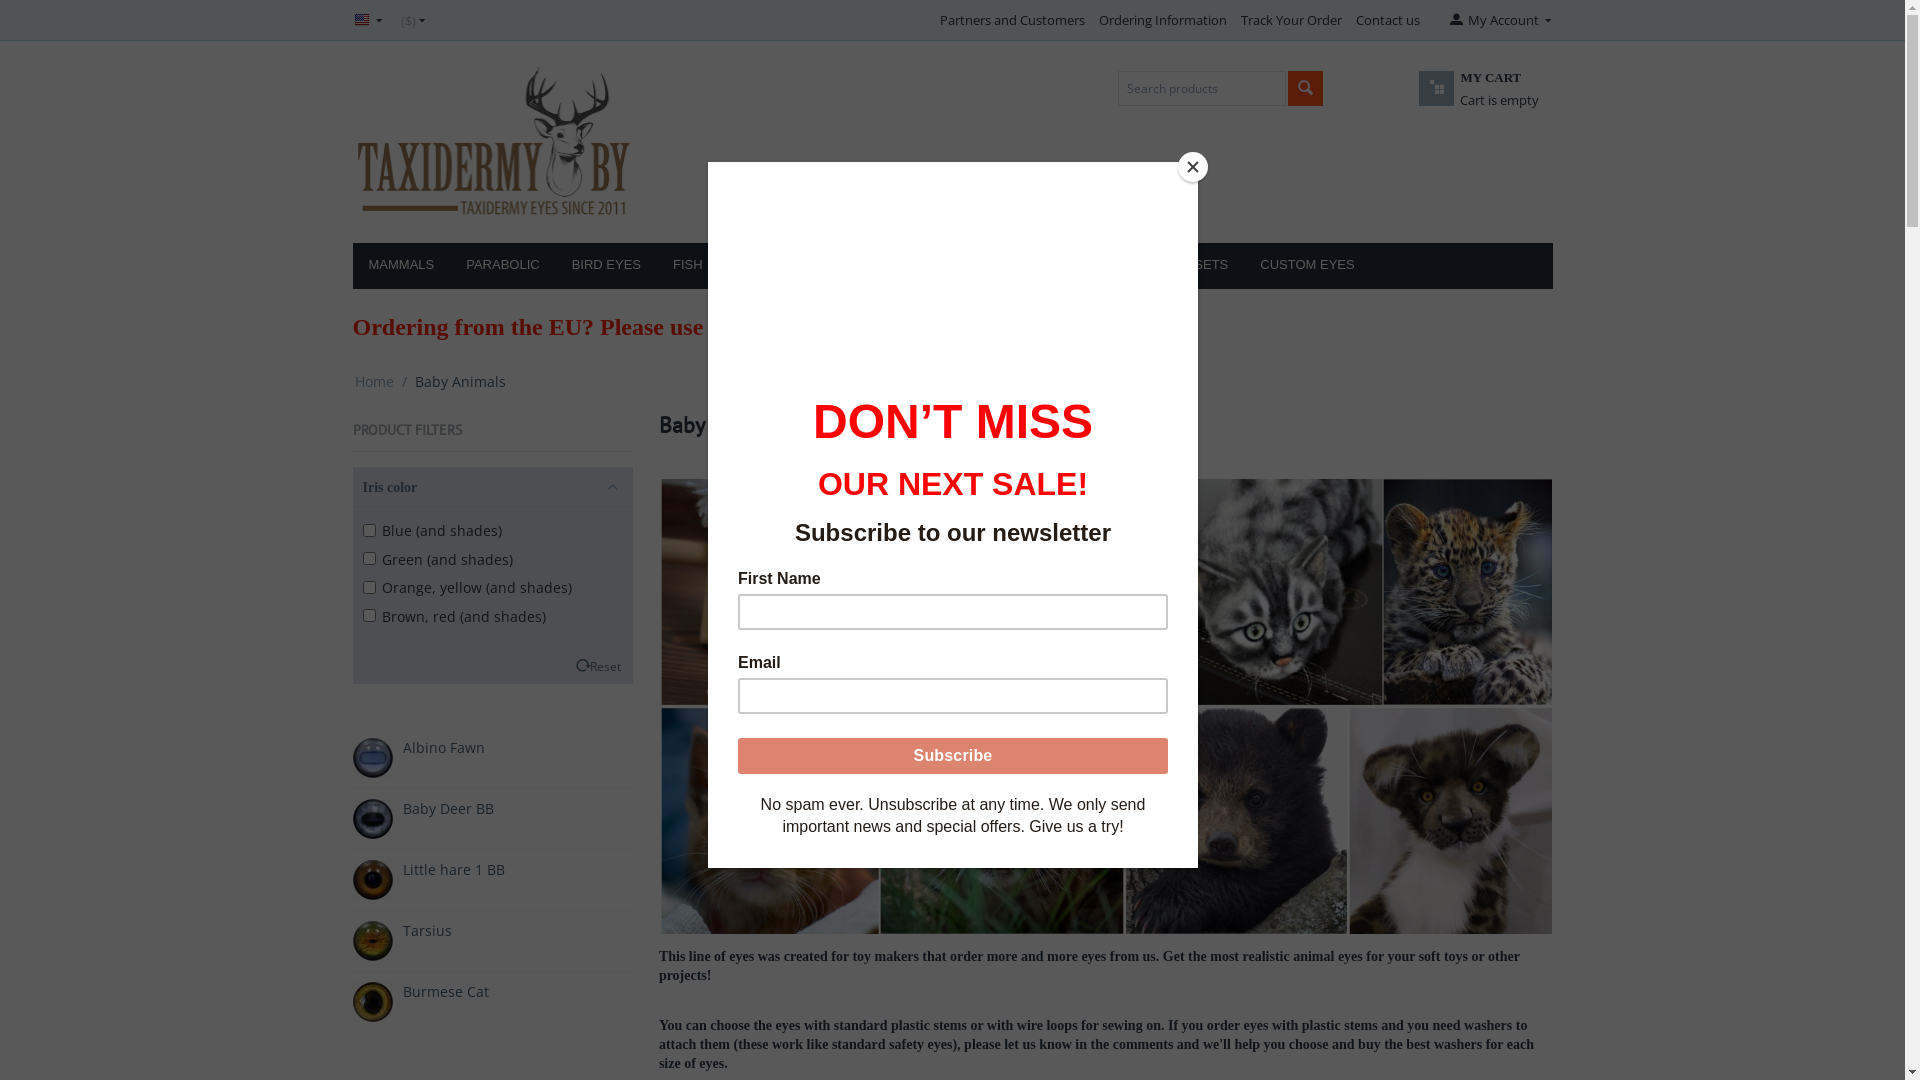  Describe the element at coordinates (1162, 19) in the screenshot. I see `'Ordering Information'` at that location.